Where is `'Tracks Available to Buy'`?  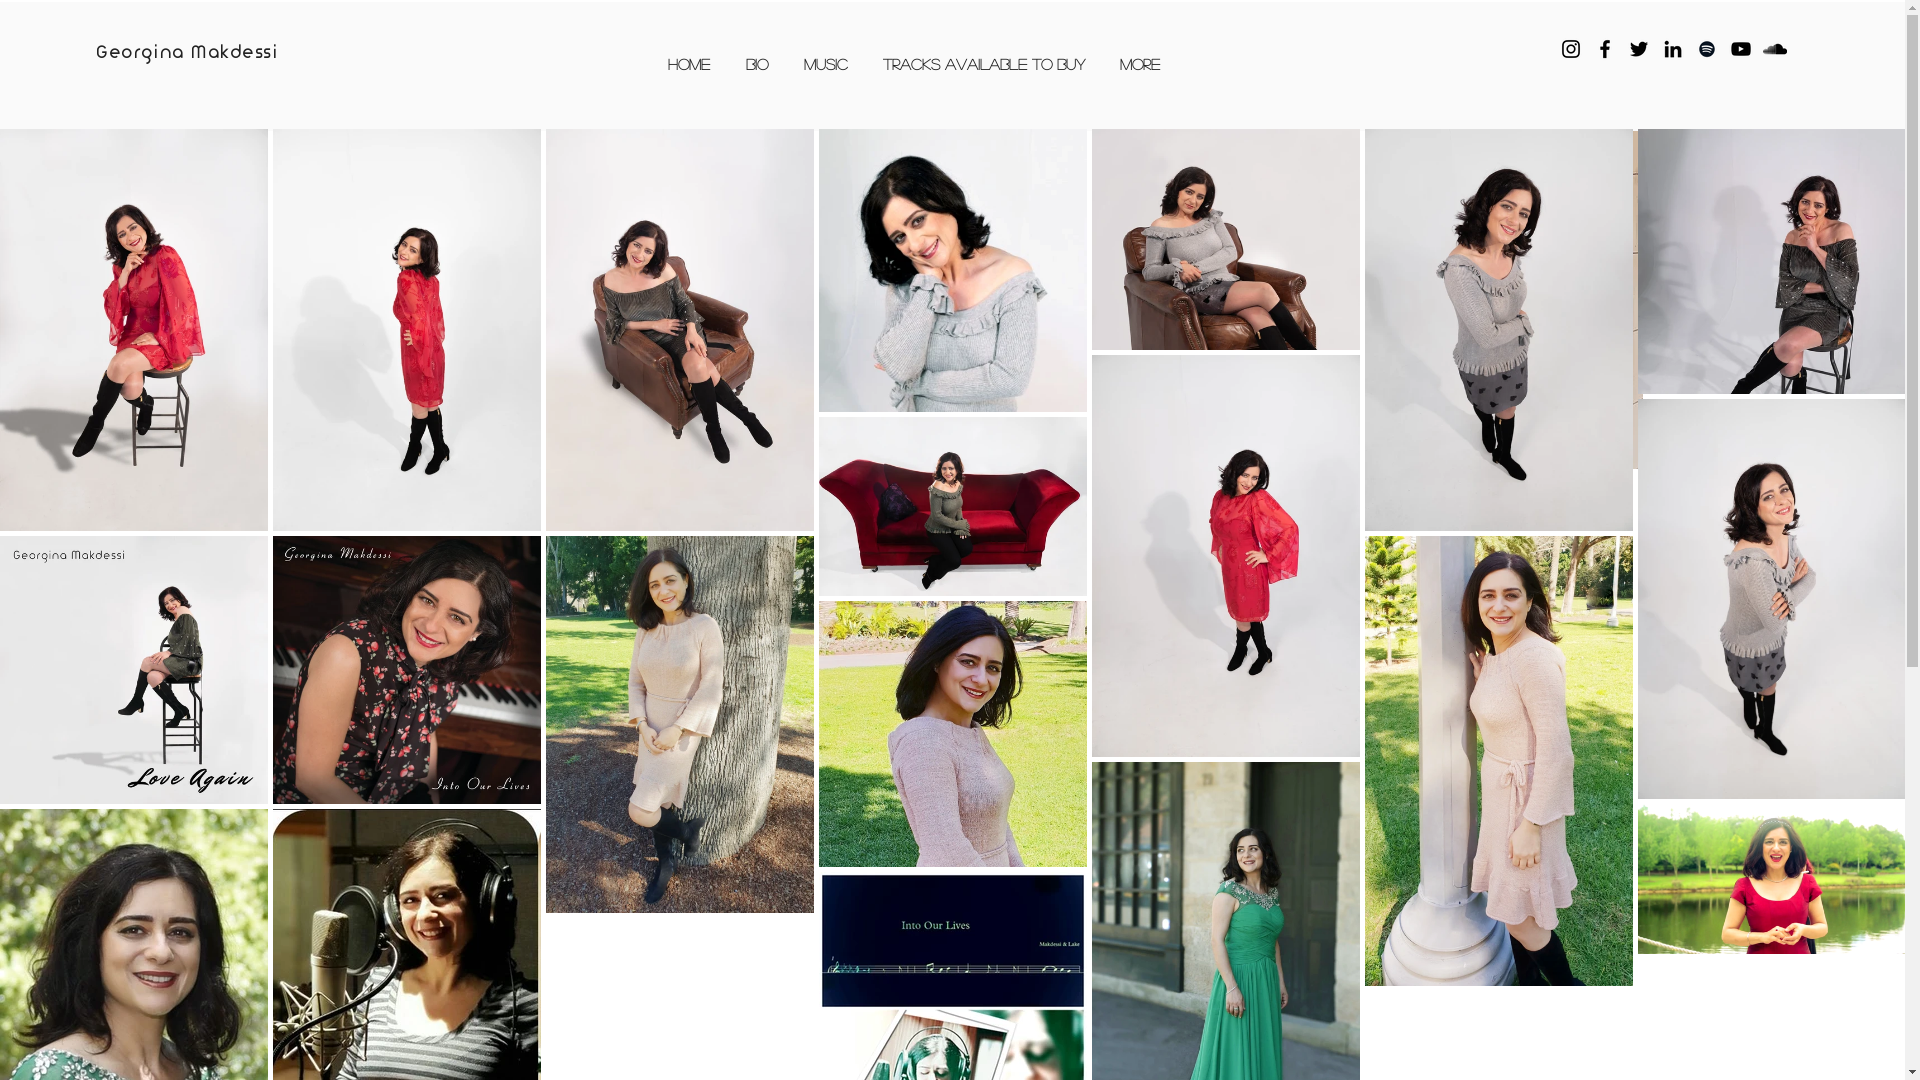 'Tracks Available to Buy' is located at coordinates (865, 62).